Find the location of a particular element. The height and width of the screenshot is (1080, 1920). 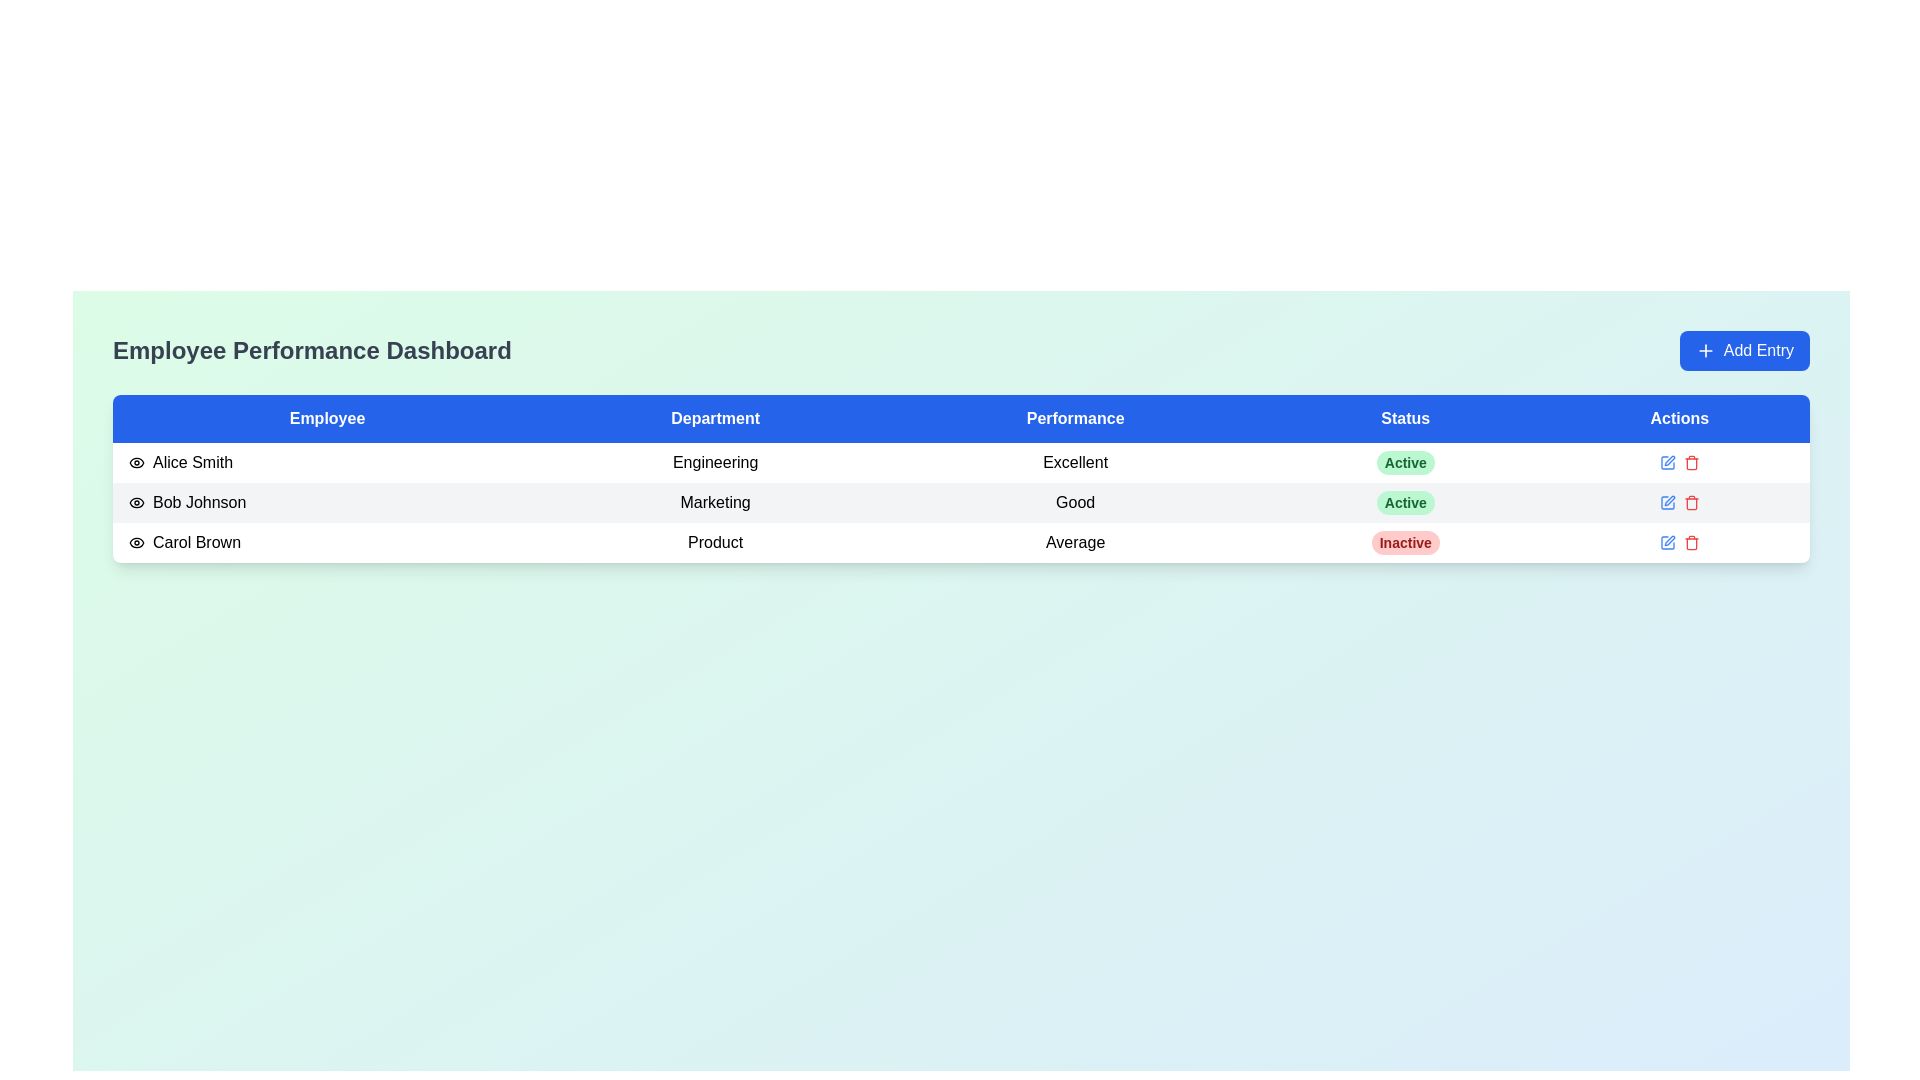

the plus icon element as part of the 'Add Entry' button located in the top-right corner of the interface, above the table of employee data is located at coordinates (1704, 350).